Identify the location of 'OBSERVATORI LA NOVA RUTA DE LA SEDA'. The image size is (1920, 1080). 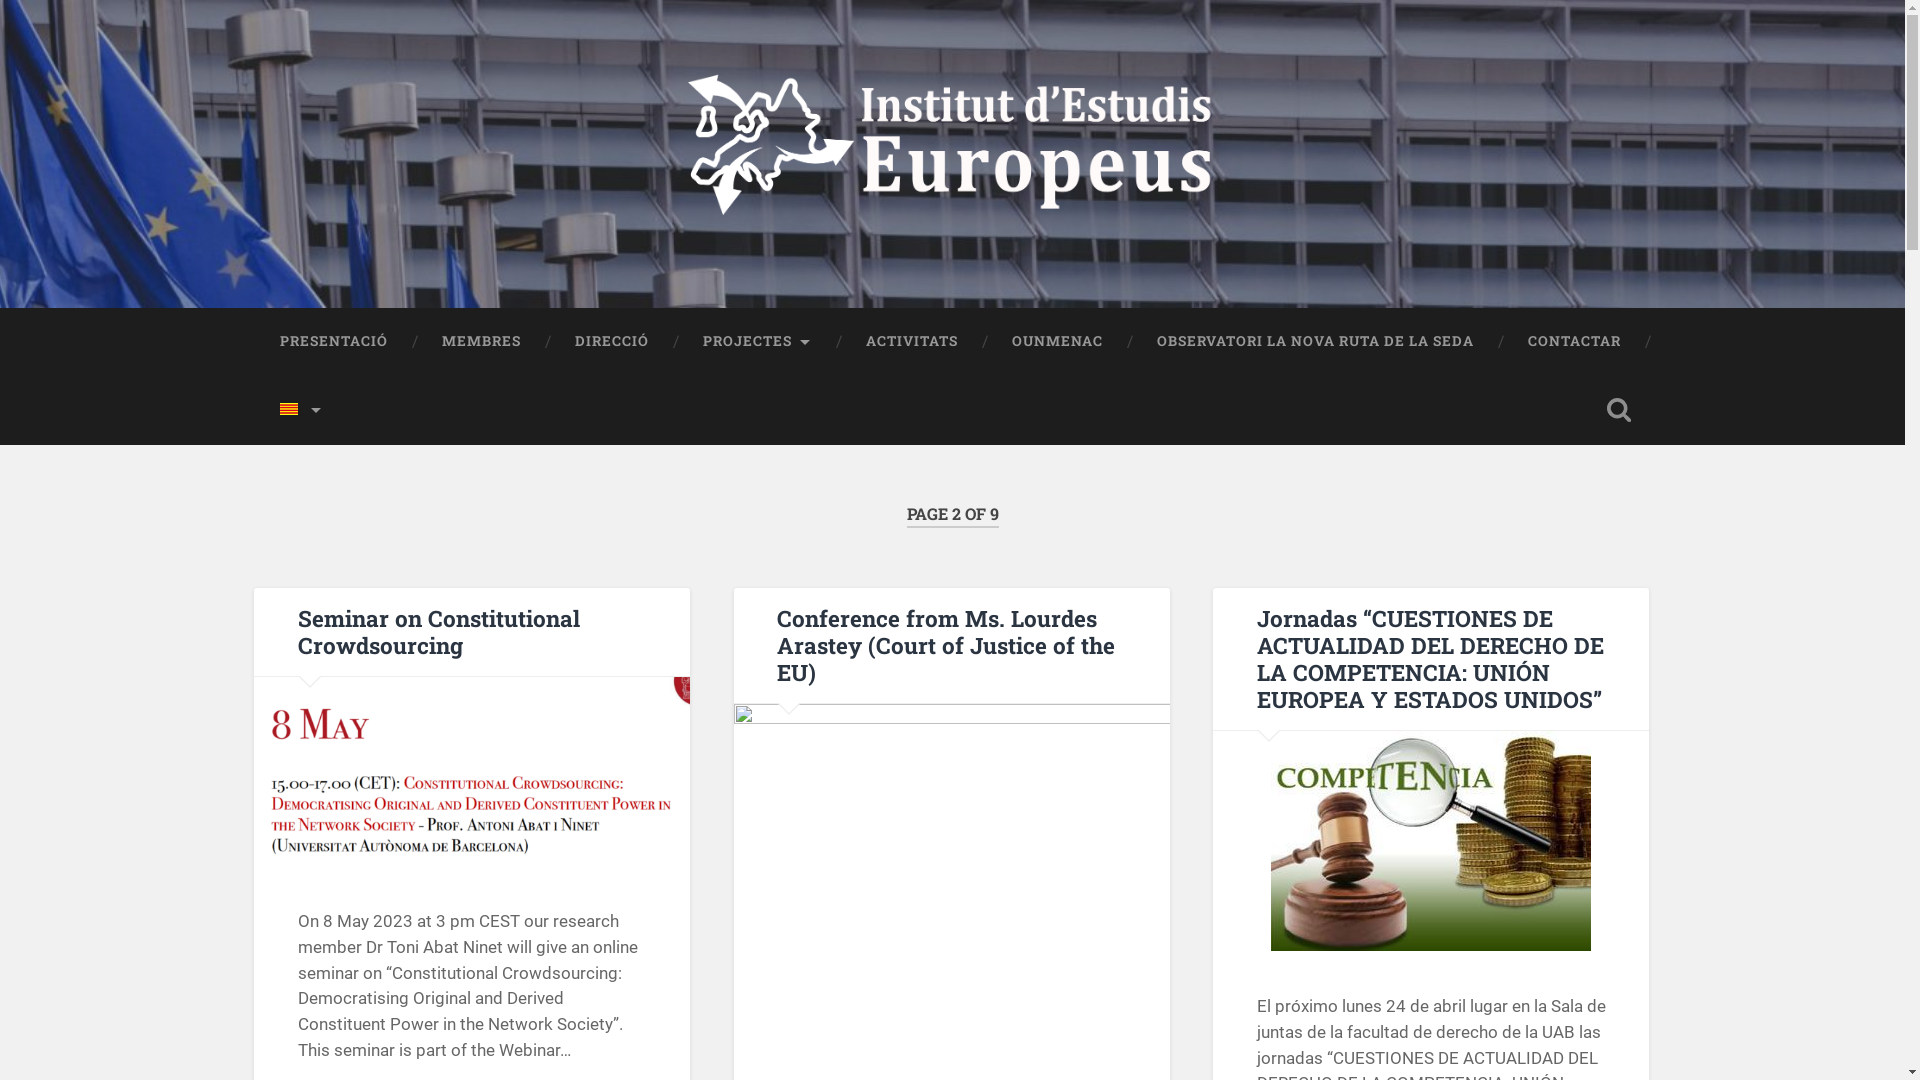
(1315, 341).